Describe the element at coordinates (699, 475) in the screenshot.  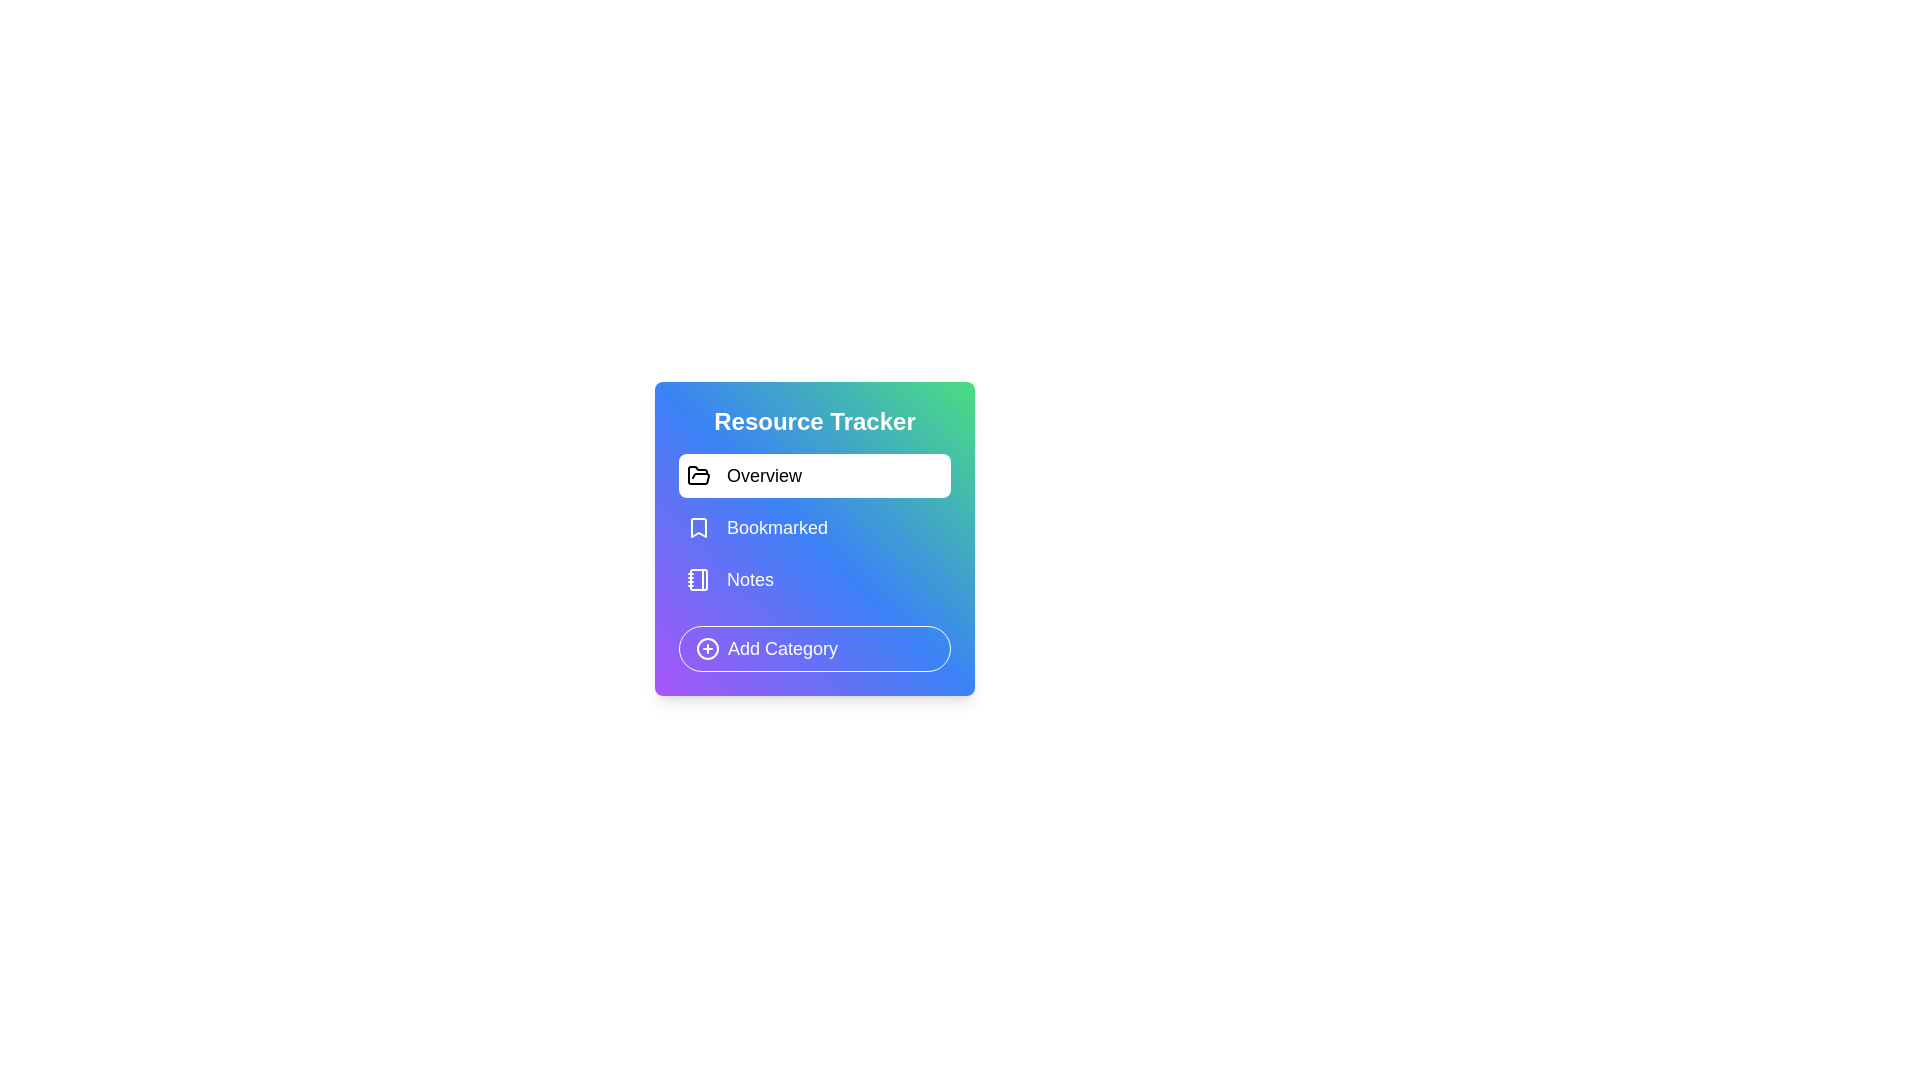
I see `the icon associated with the 'Overview' category to inspect it` at that location.